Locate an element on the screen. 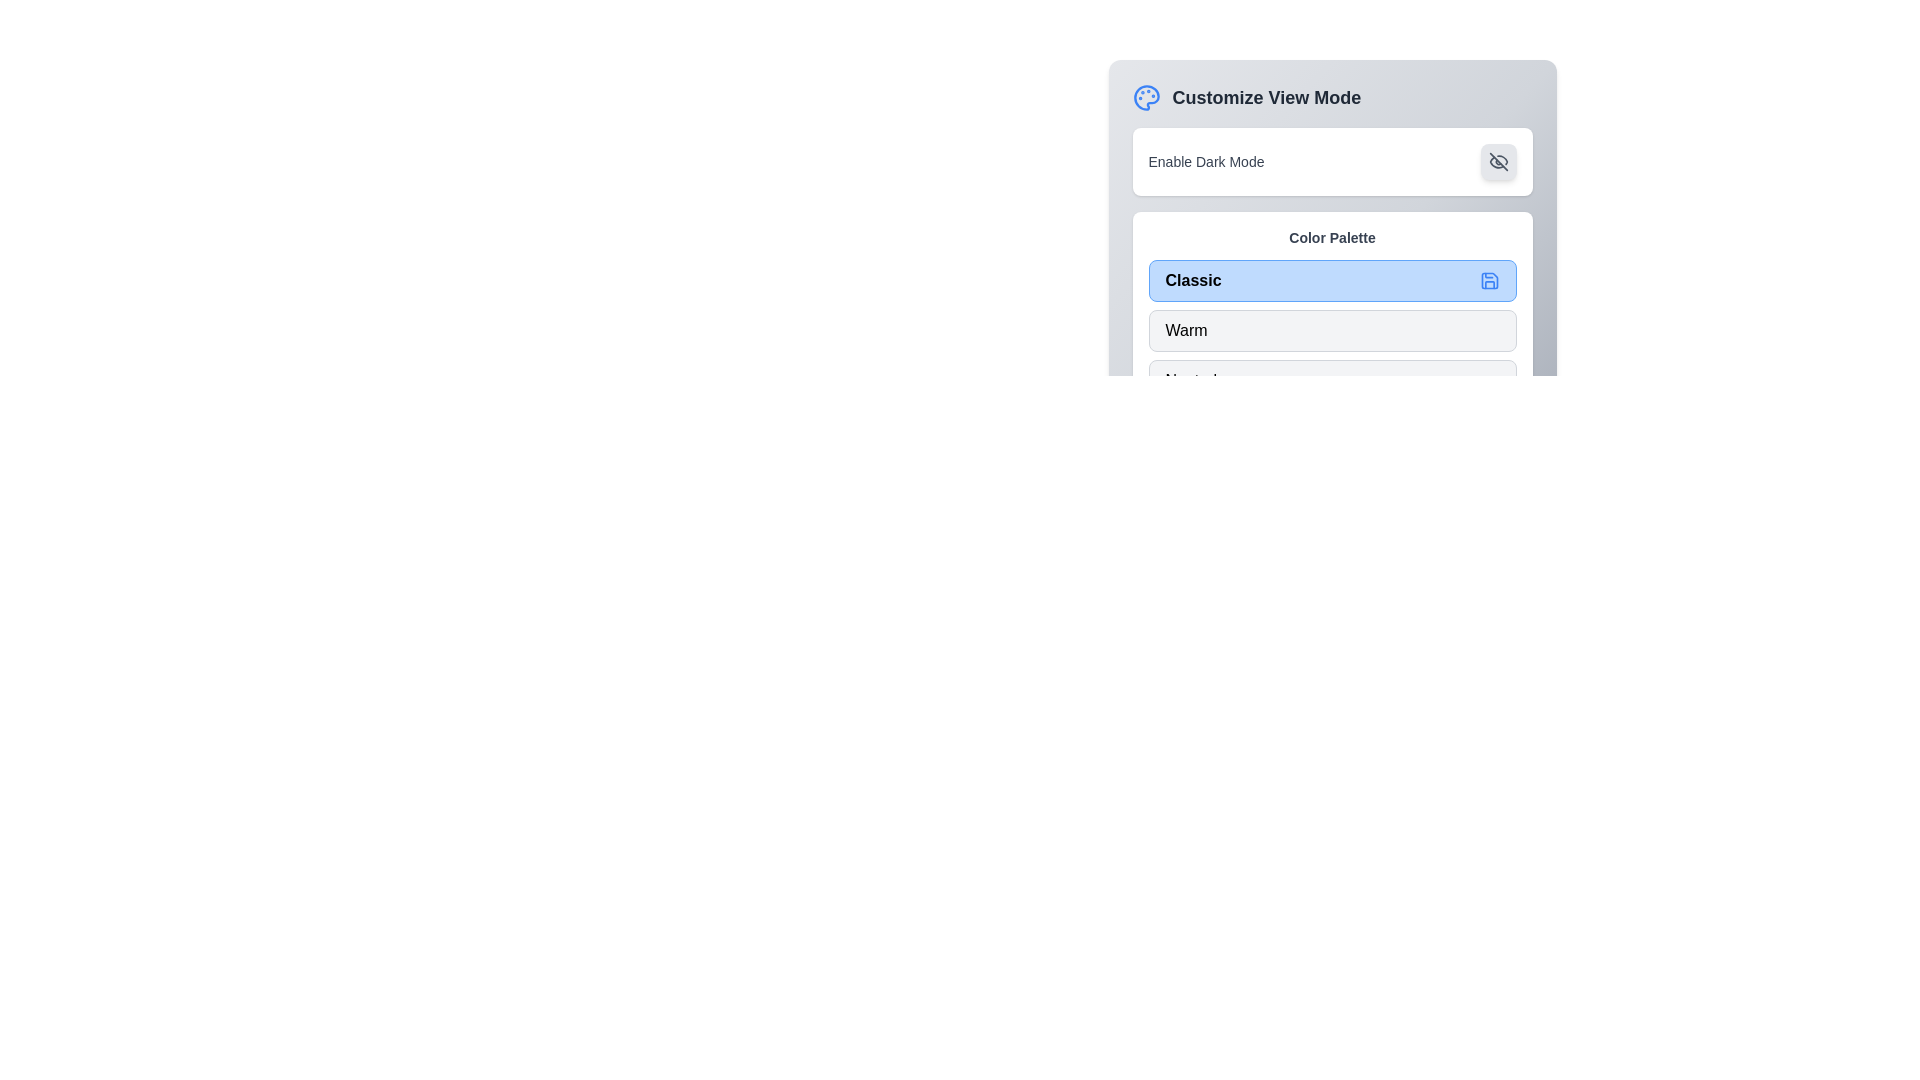 This screenshot has height=1080, width=1920. the graphical icon representing the option to change or customize color palettes or themes, located to the left of the 'Customize View Mode' title is located at coordinates (1146, 97).